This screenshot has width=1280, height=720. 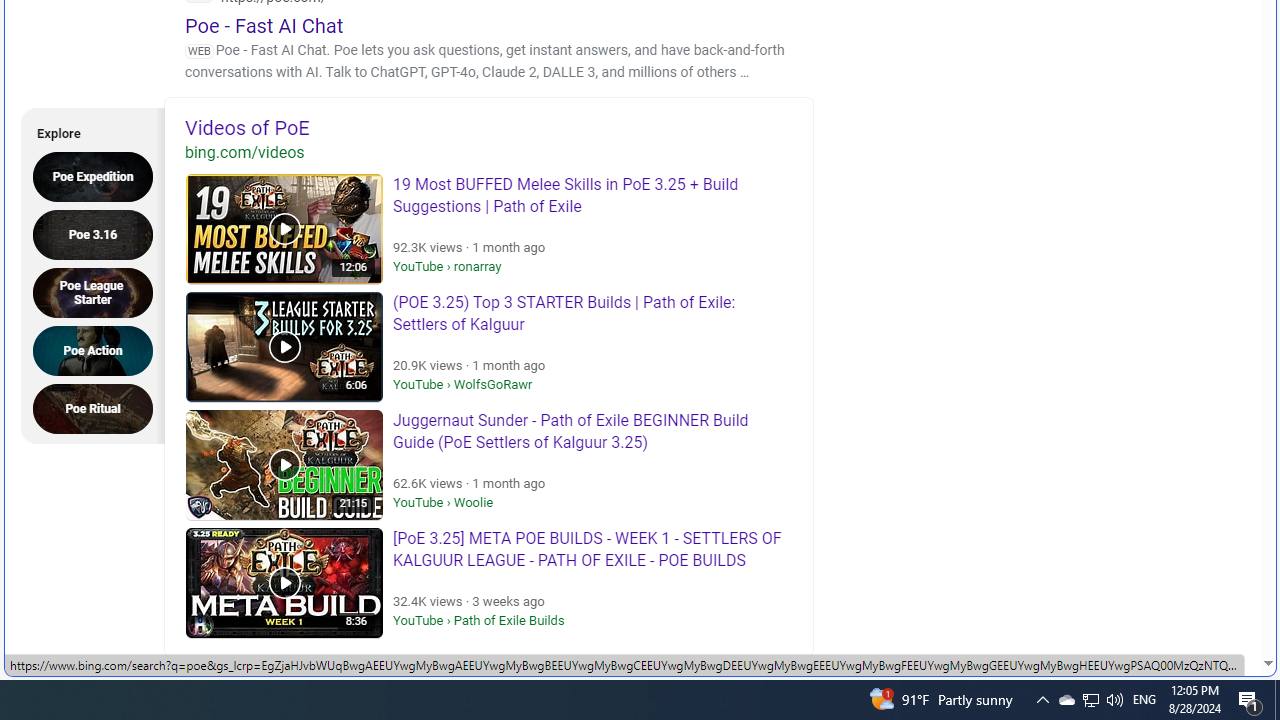 What do you see at coordinates (86, 130) in the screenshot?
I see `'Explore'` at bounding box center [86, 130].